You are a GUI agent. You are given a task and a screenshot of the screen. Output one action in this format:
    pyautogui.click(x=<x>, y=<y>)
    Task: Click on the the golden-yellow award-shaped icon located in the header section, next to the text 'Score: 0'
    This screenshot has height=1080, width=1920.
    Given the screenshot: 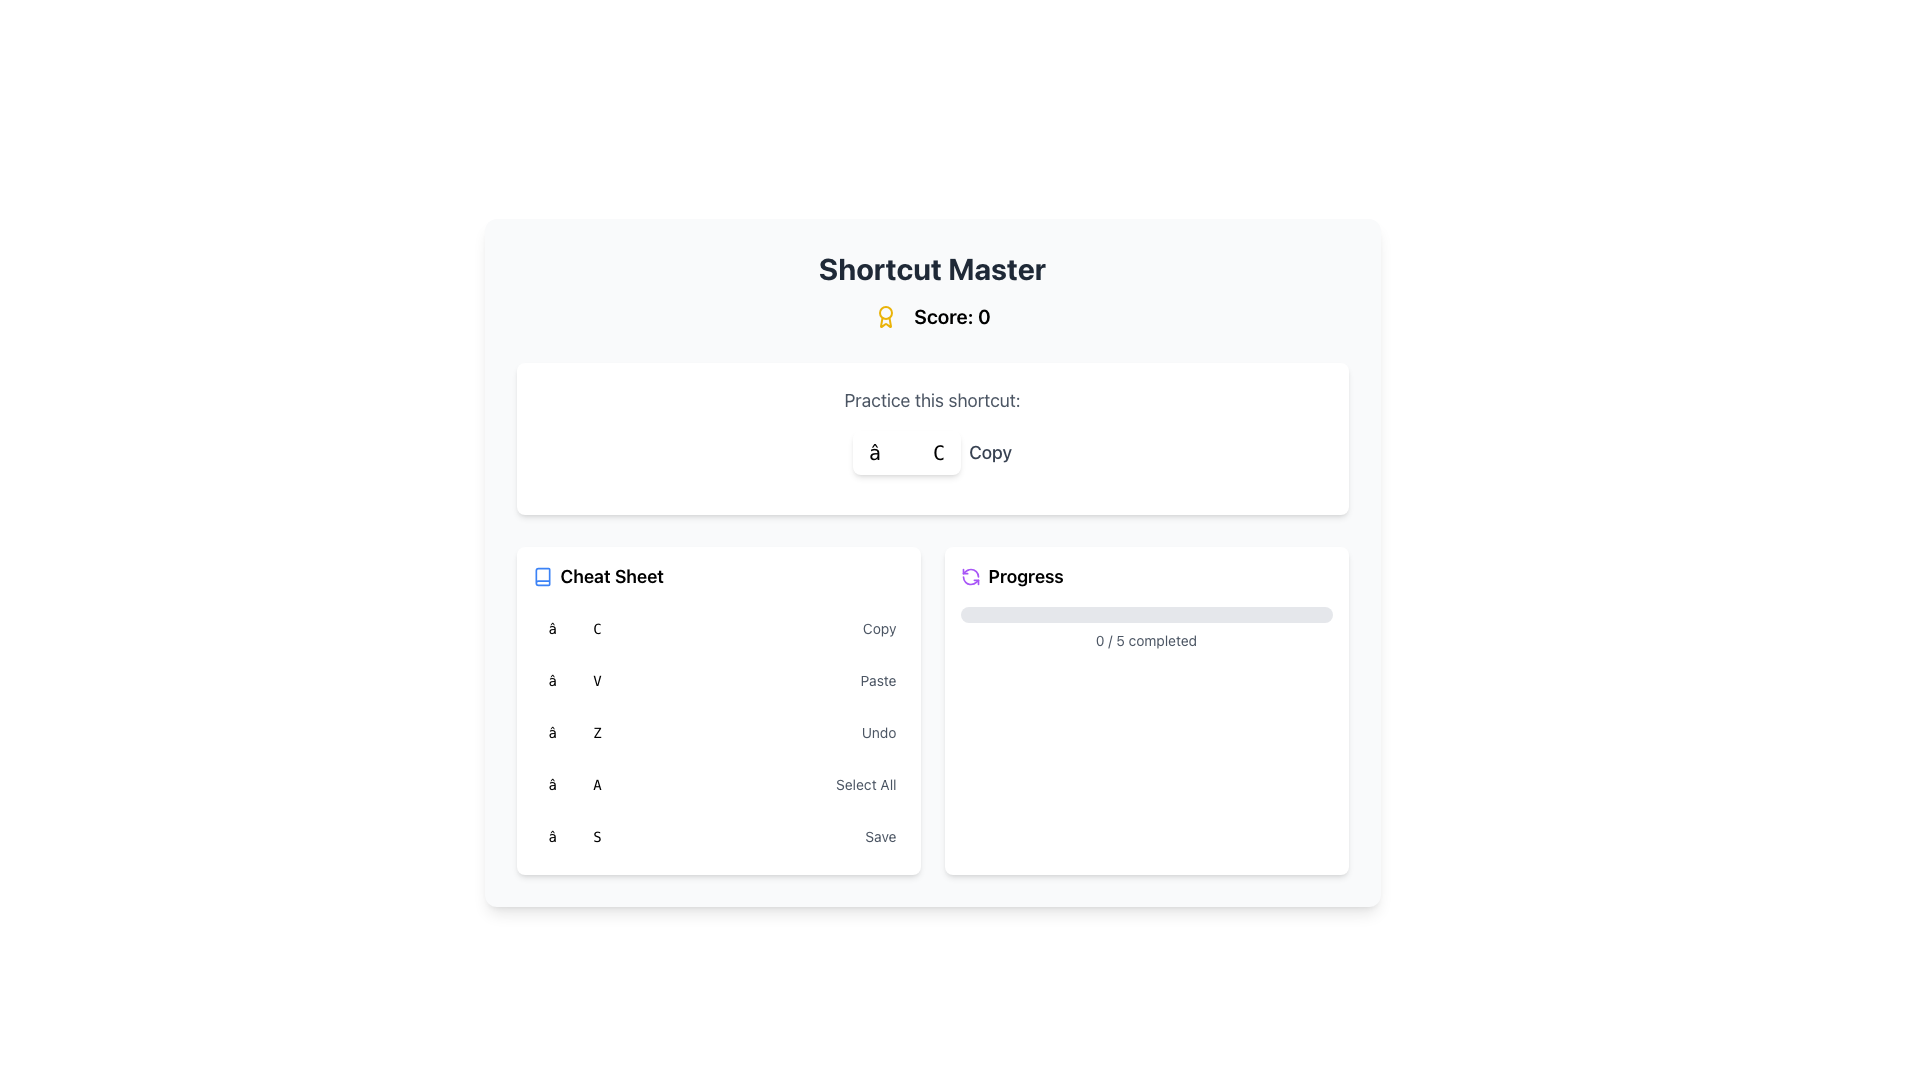 What is the action you would take?
    pyautogui.click(x=885, y=315)
    